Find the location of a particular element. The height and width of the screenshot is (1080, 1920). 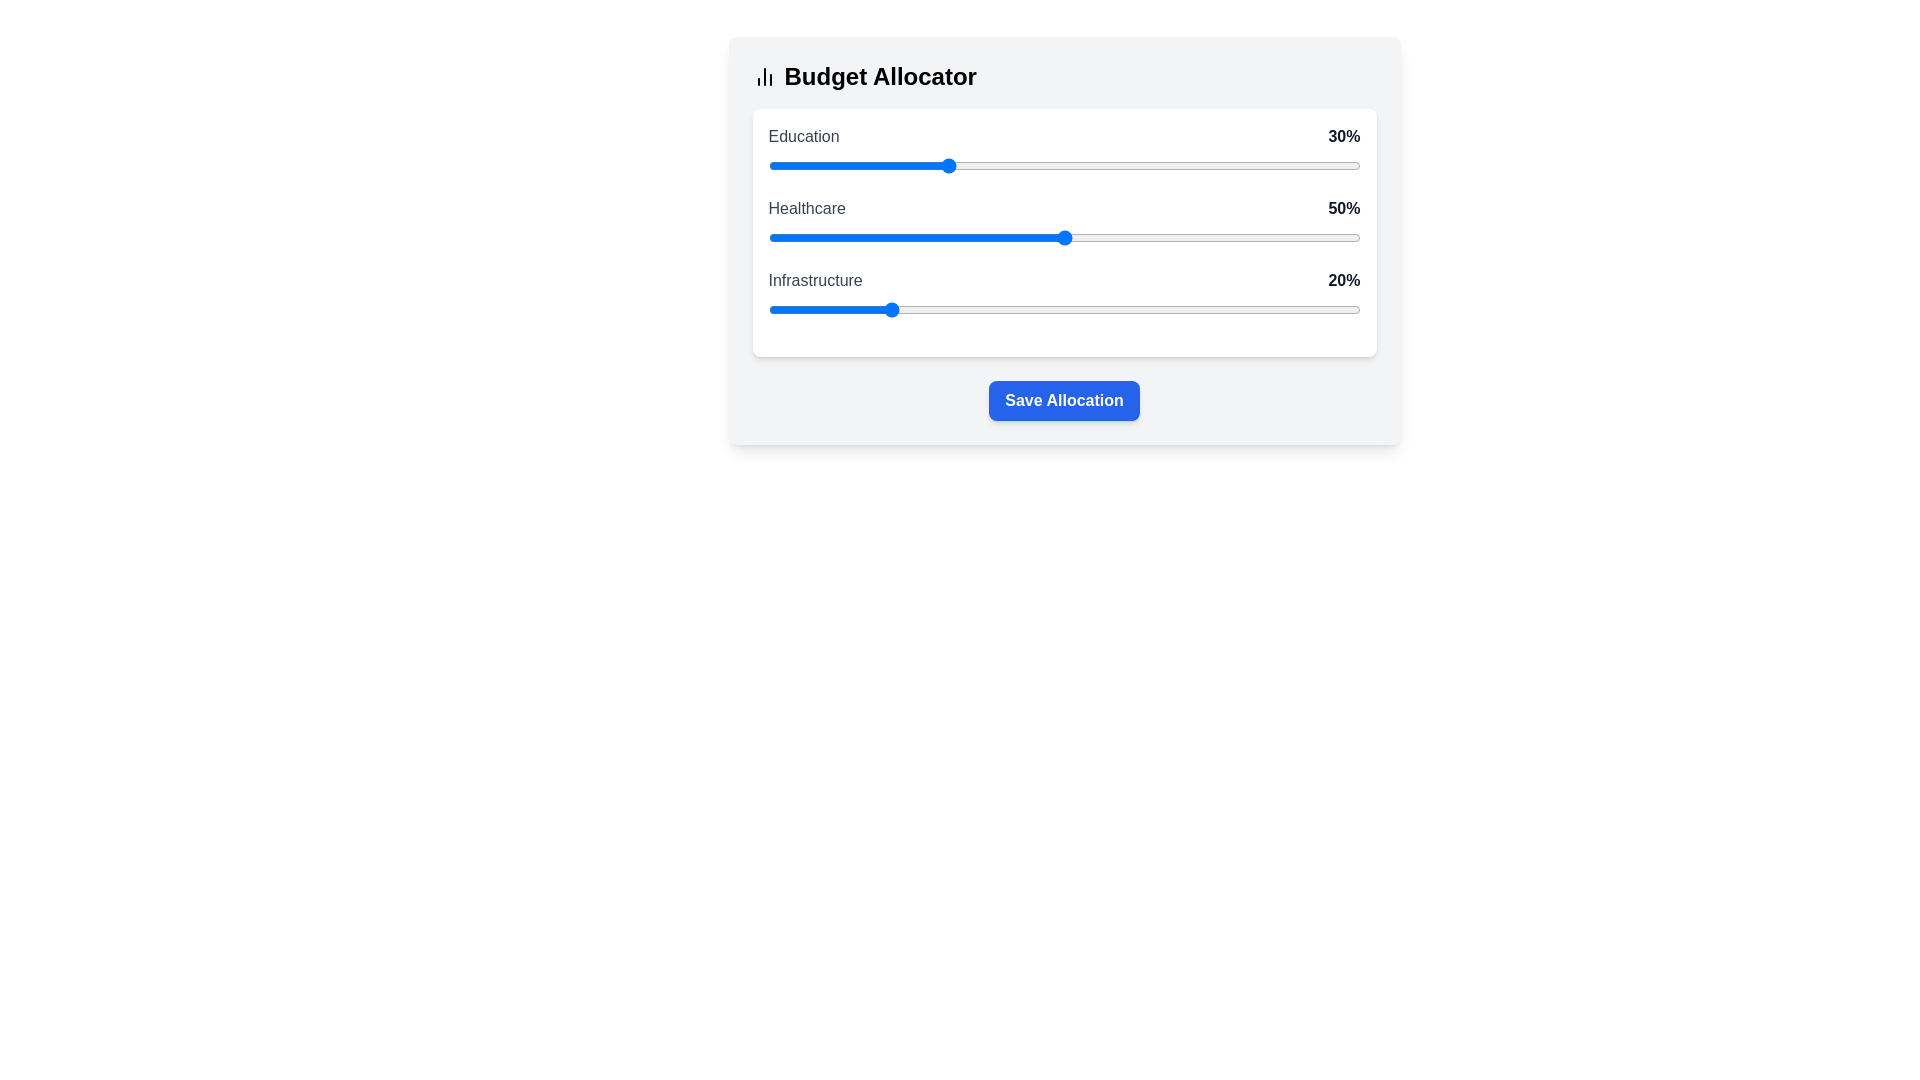

the 'Save Allocation' button which is a rectangular button with a blue background, rounded corners, and bold white text, to observe its hover effect is located at coordinates (1063, 401).